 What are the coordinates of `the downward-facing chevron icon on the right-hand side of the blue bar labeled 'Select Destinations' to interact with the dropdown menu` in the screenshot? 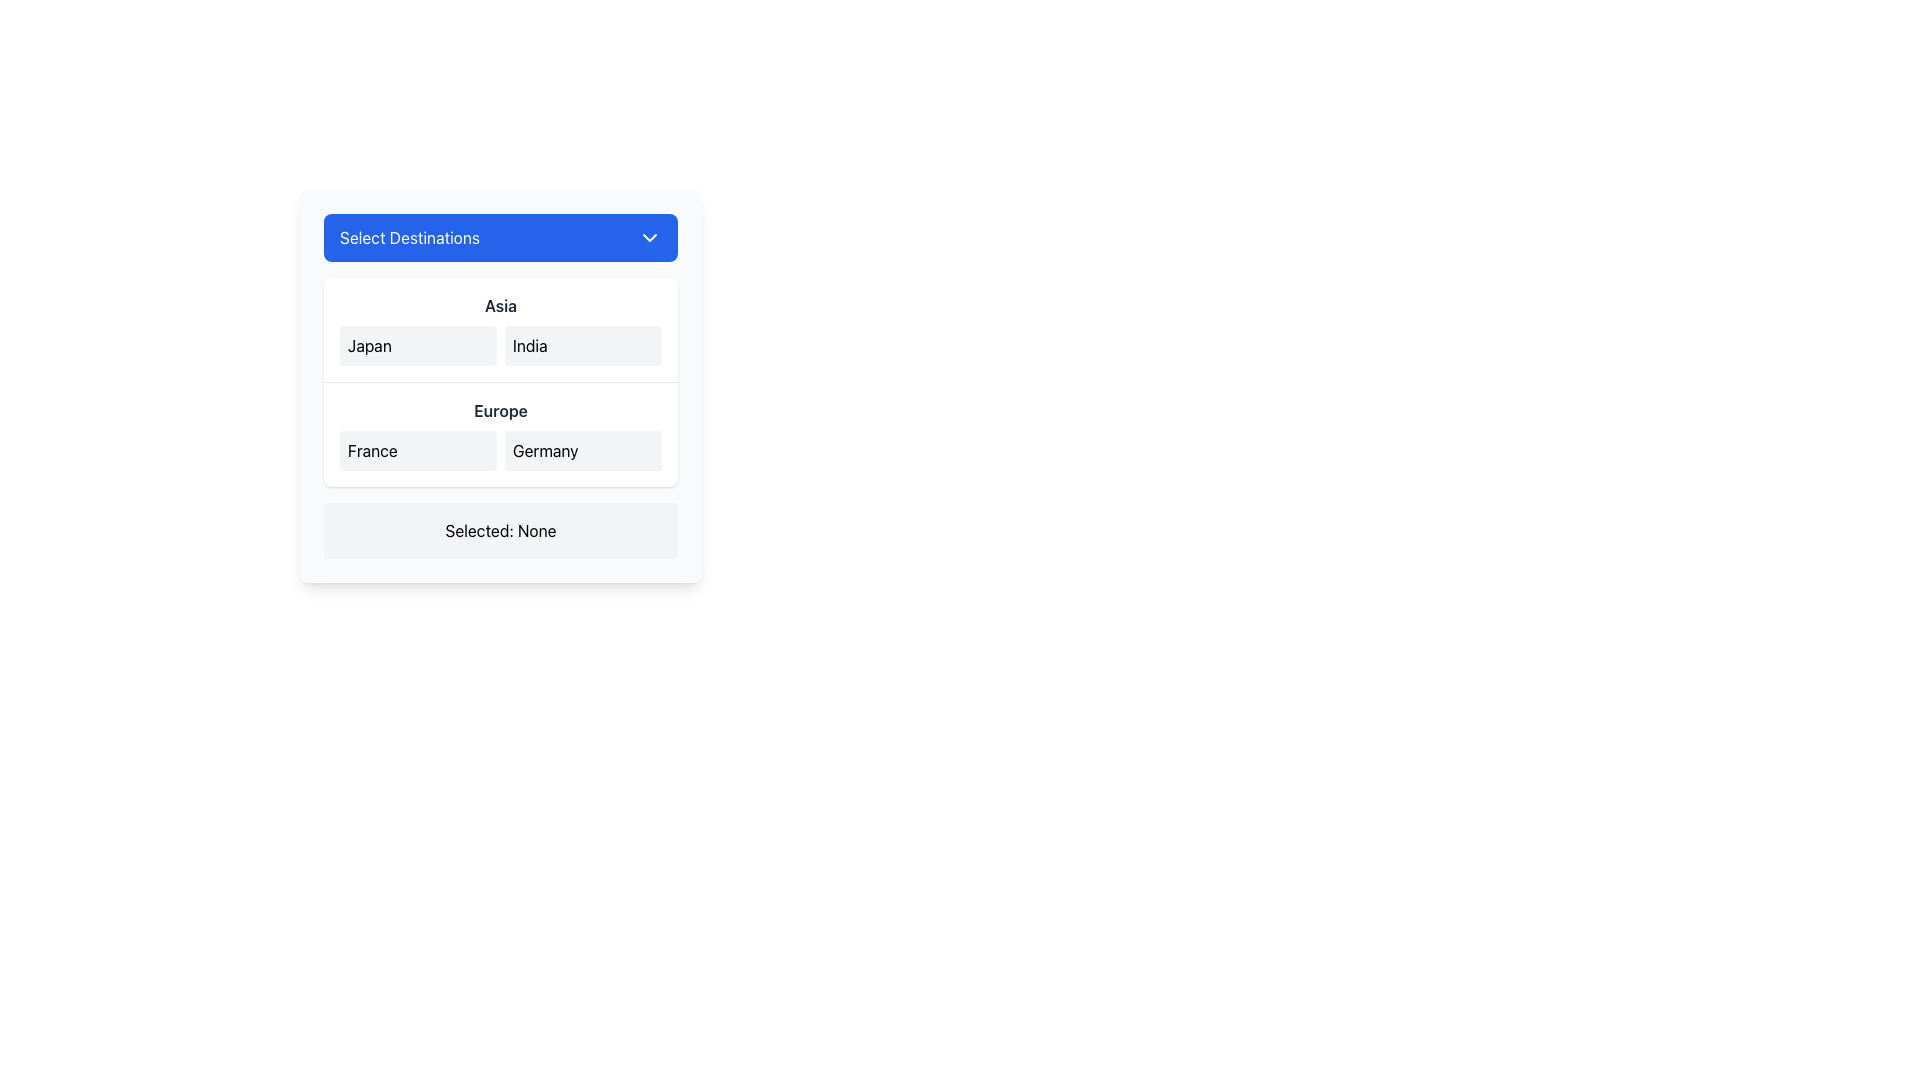 It's located at (649, 237).